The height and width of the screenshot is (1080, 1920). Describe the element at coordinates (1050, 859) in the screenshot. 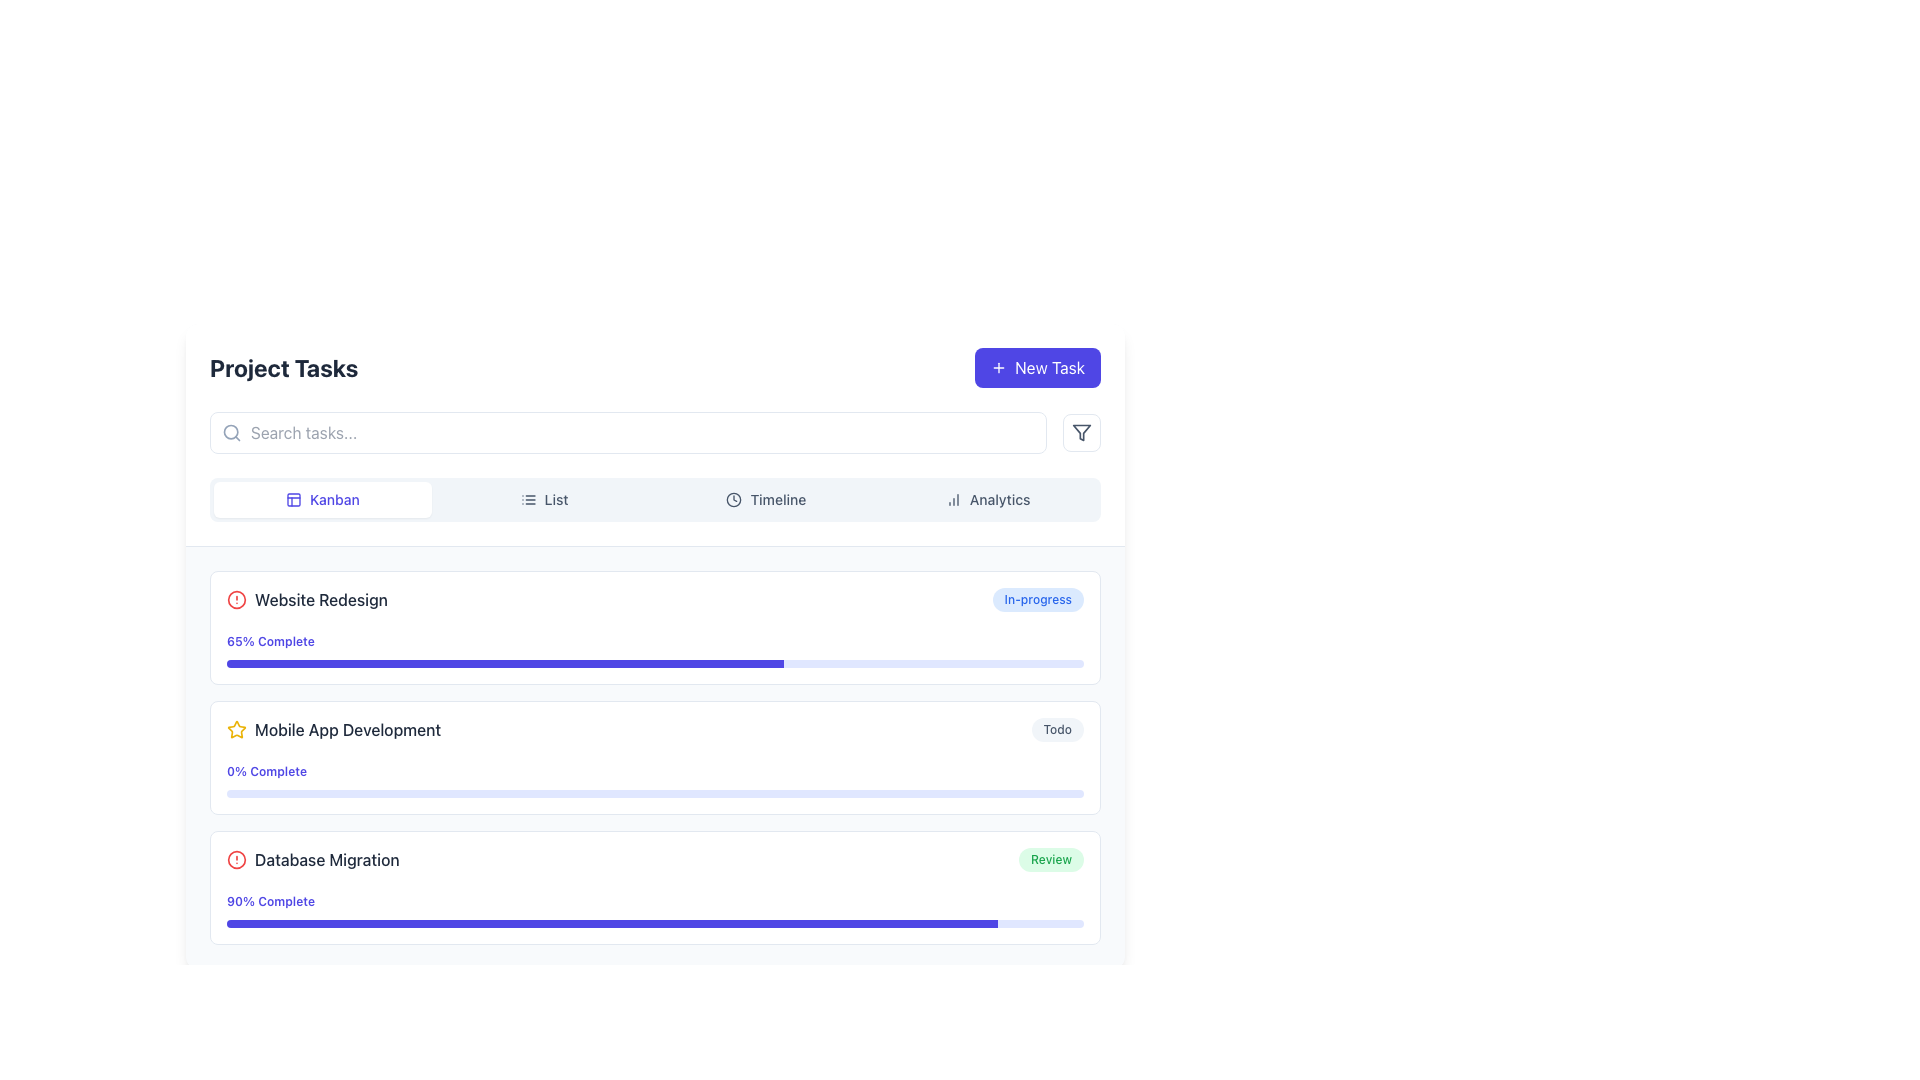

I see `the static label indicating the status 'Review', which is positioned to the far right of the 'Database Migration' task entry in the 'Project Tasks' section` at that location.